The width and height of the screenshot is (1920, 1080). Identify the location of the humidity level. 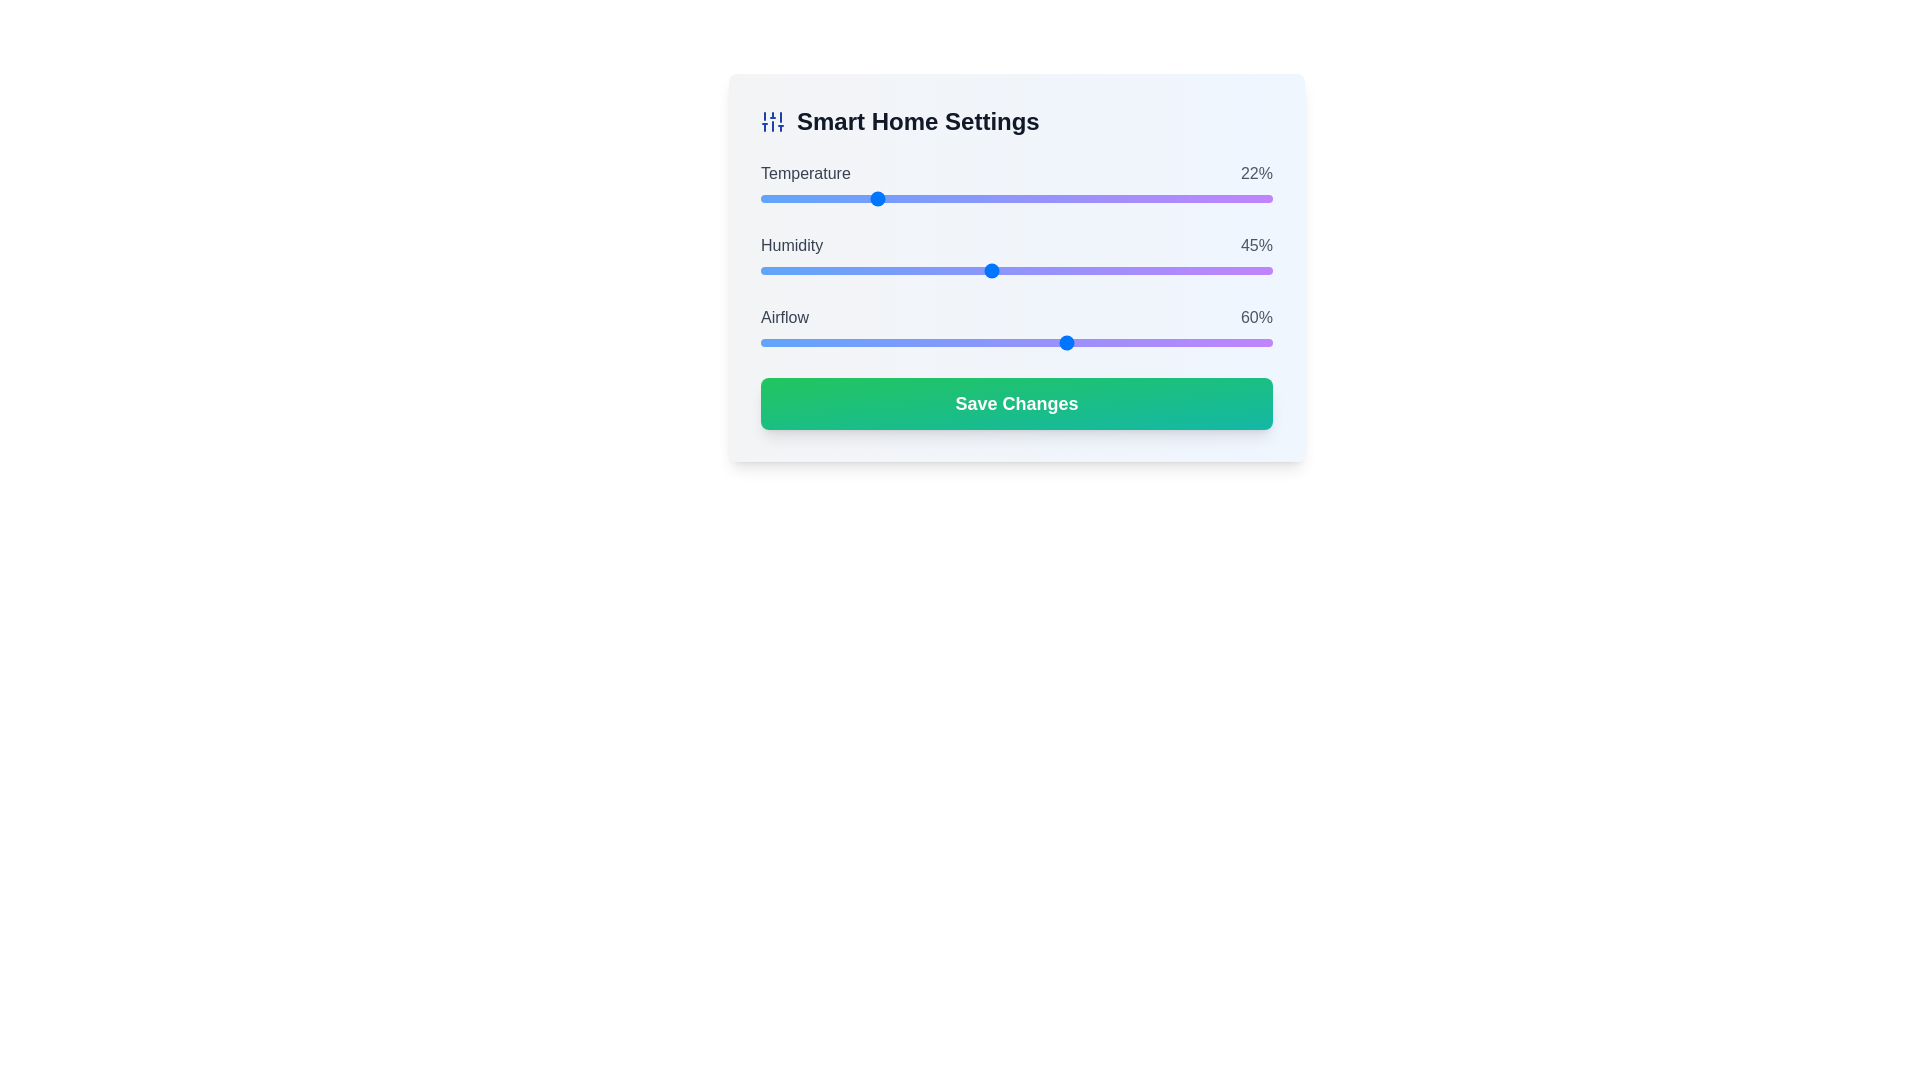
(760, 265).